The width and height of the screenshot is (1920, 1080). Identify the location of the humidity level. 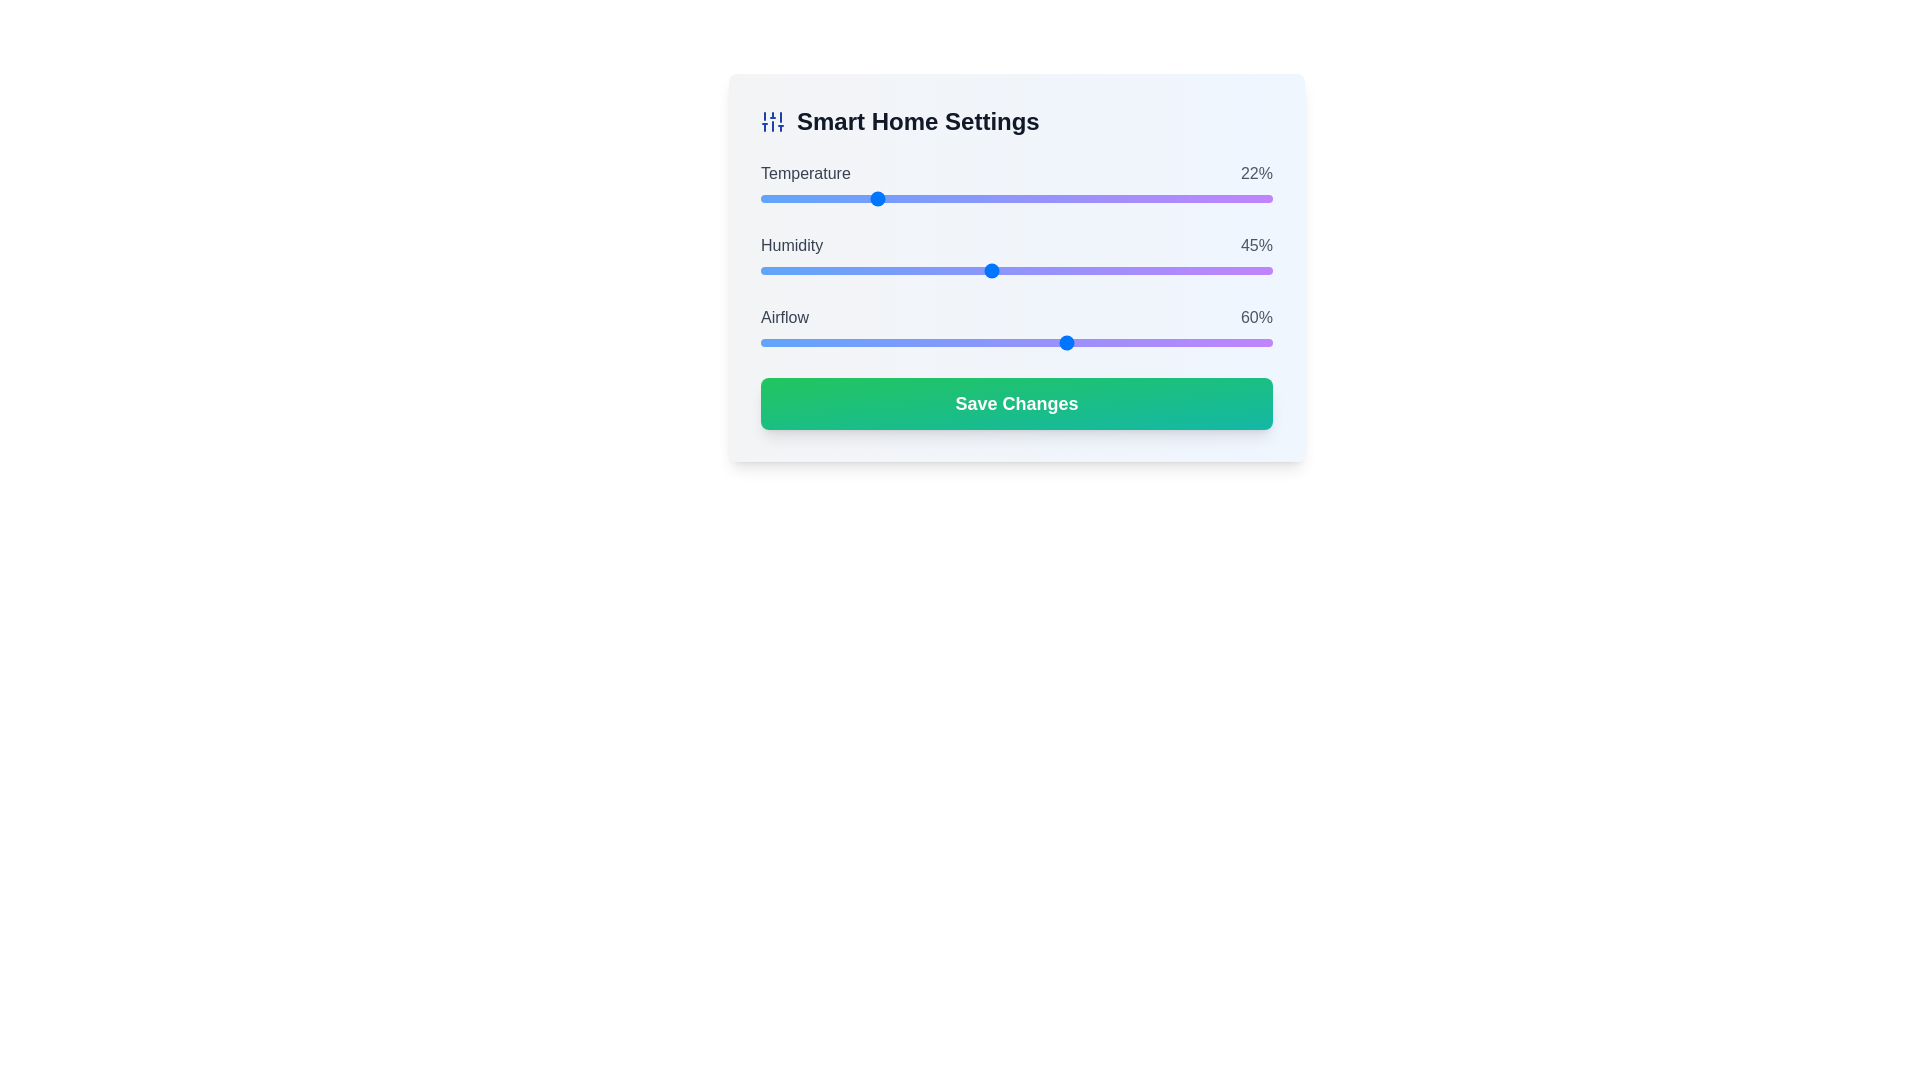
(760, 265).